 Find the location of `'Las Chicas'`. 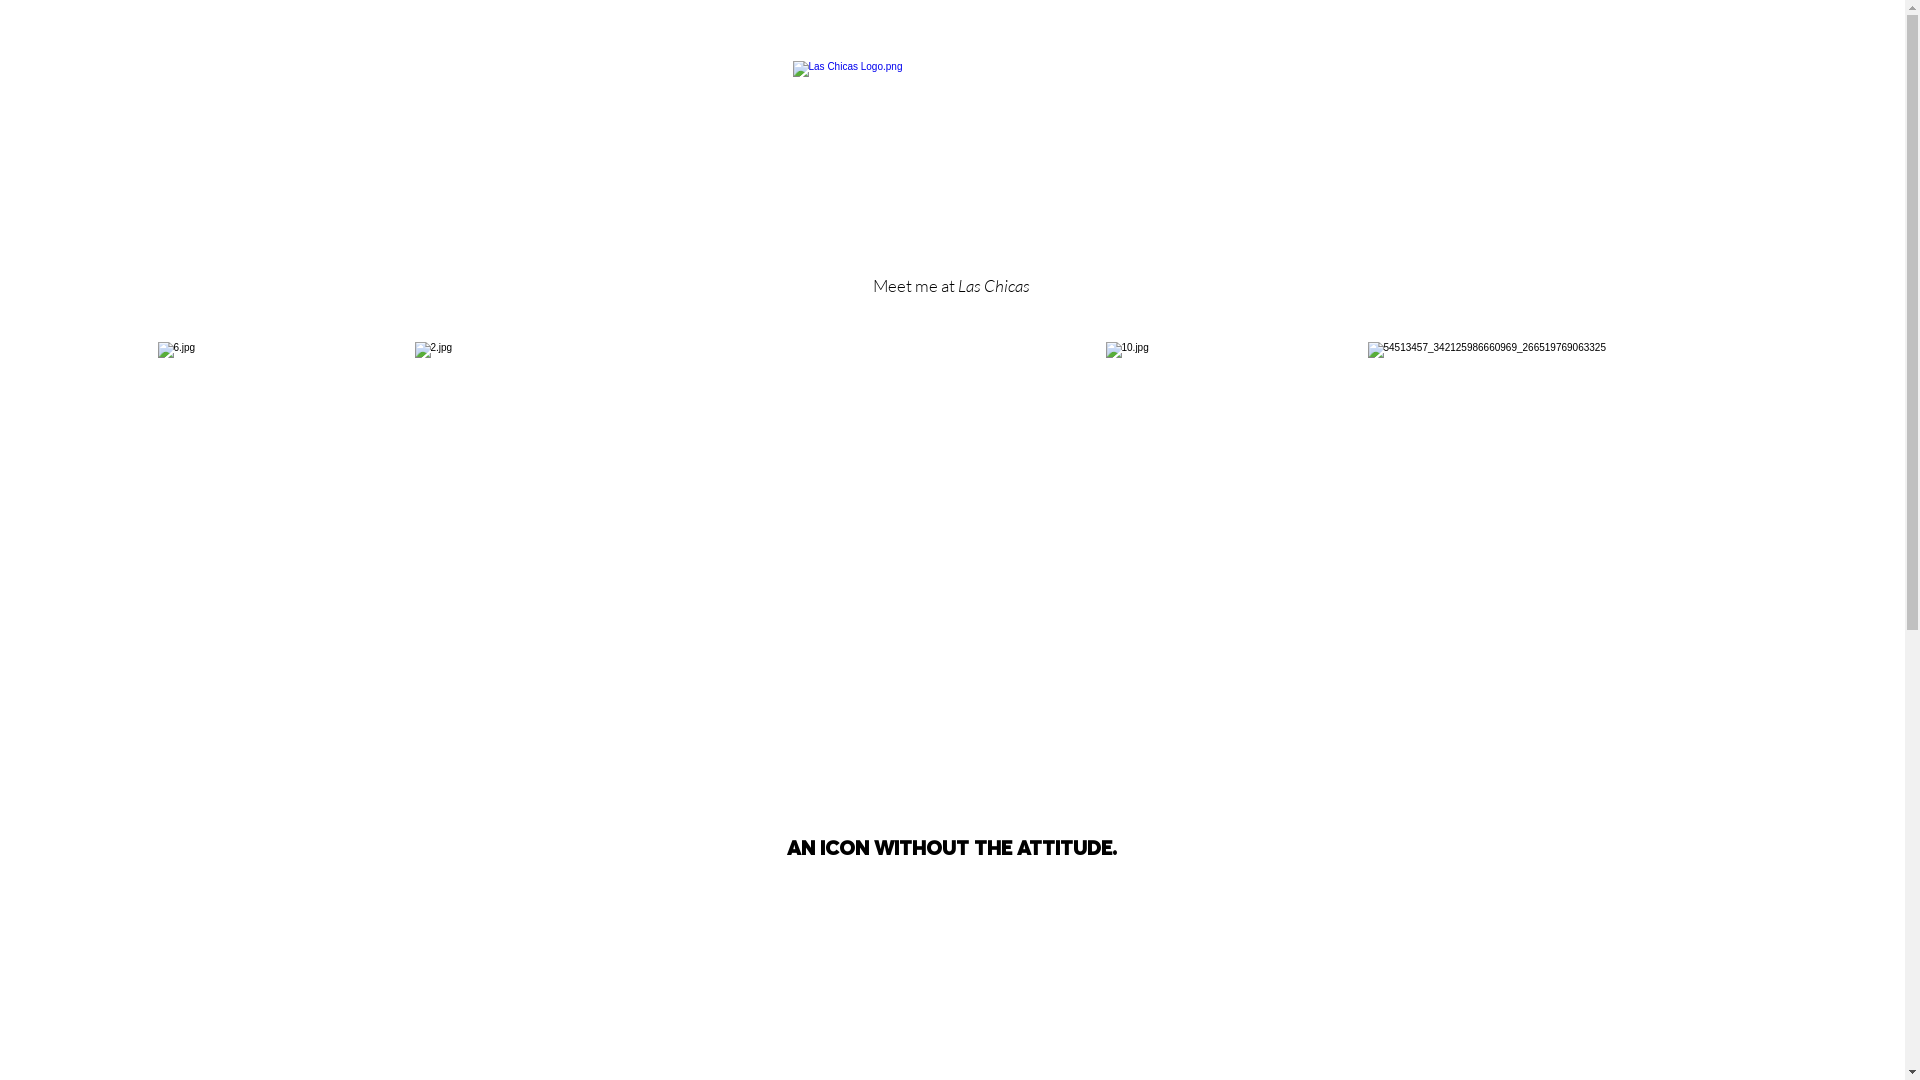

'Las Chicas' is located at coordinates (993, 285).